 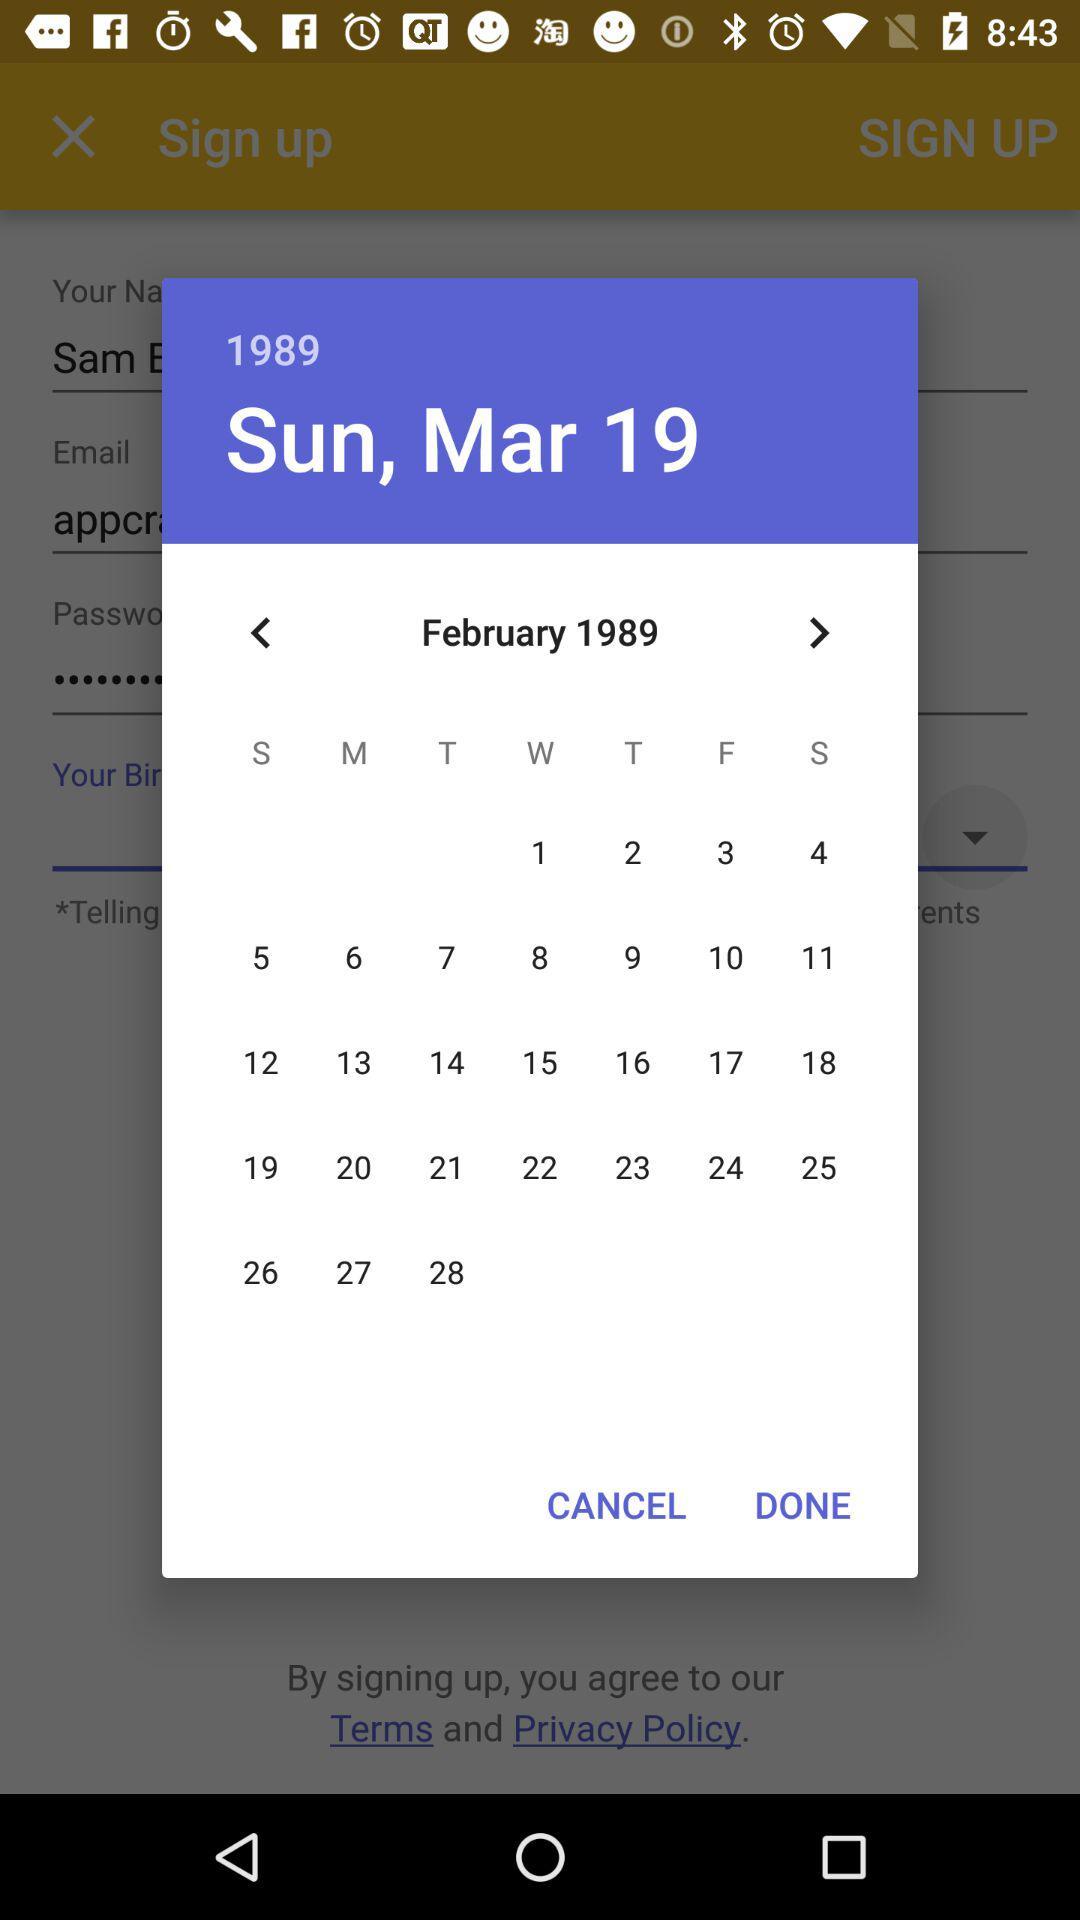 What do you see at coordinates (260, 632) in the screenshot?
I see `icon below sun, mar 19` at bounding box center [260, 632].